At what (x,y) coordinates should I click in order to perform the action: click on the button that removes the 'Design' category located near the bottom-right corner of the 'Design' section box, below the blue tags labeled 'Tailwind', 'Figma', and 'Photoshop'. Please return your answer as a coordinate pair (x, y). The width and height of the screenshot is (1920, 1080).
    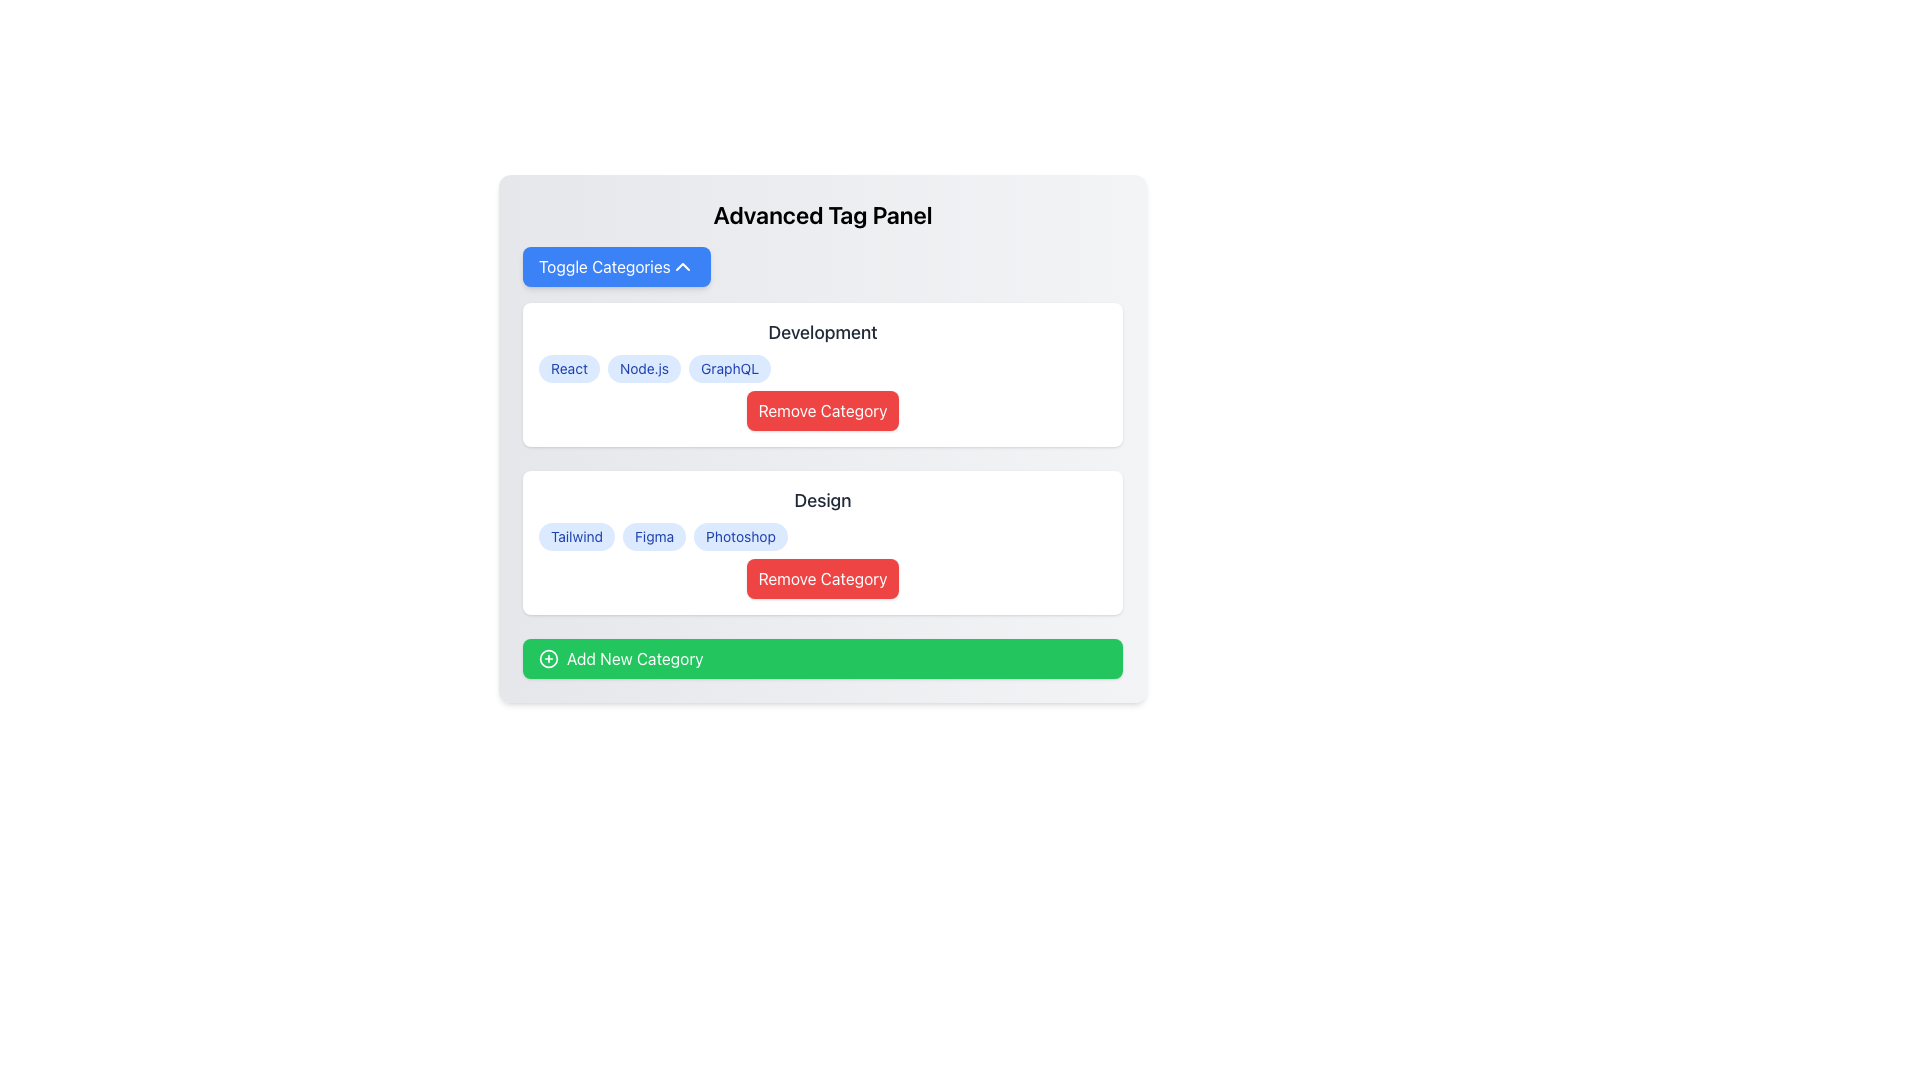
    Looking at the image, I should click on (822, 578).